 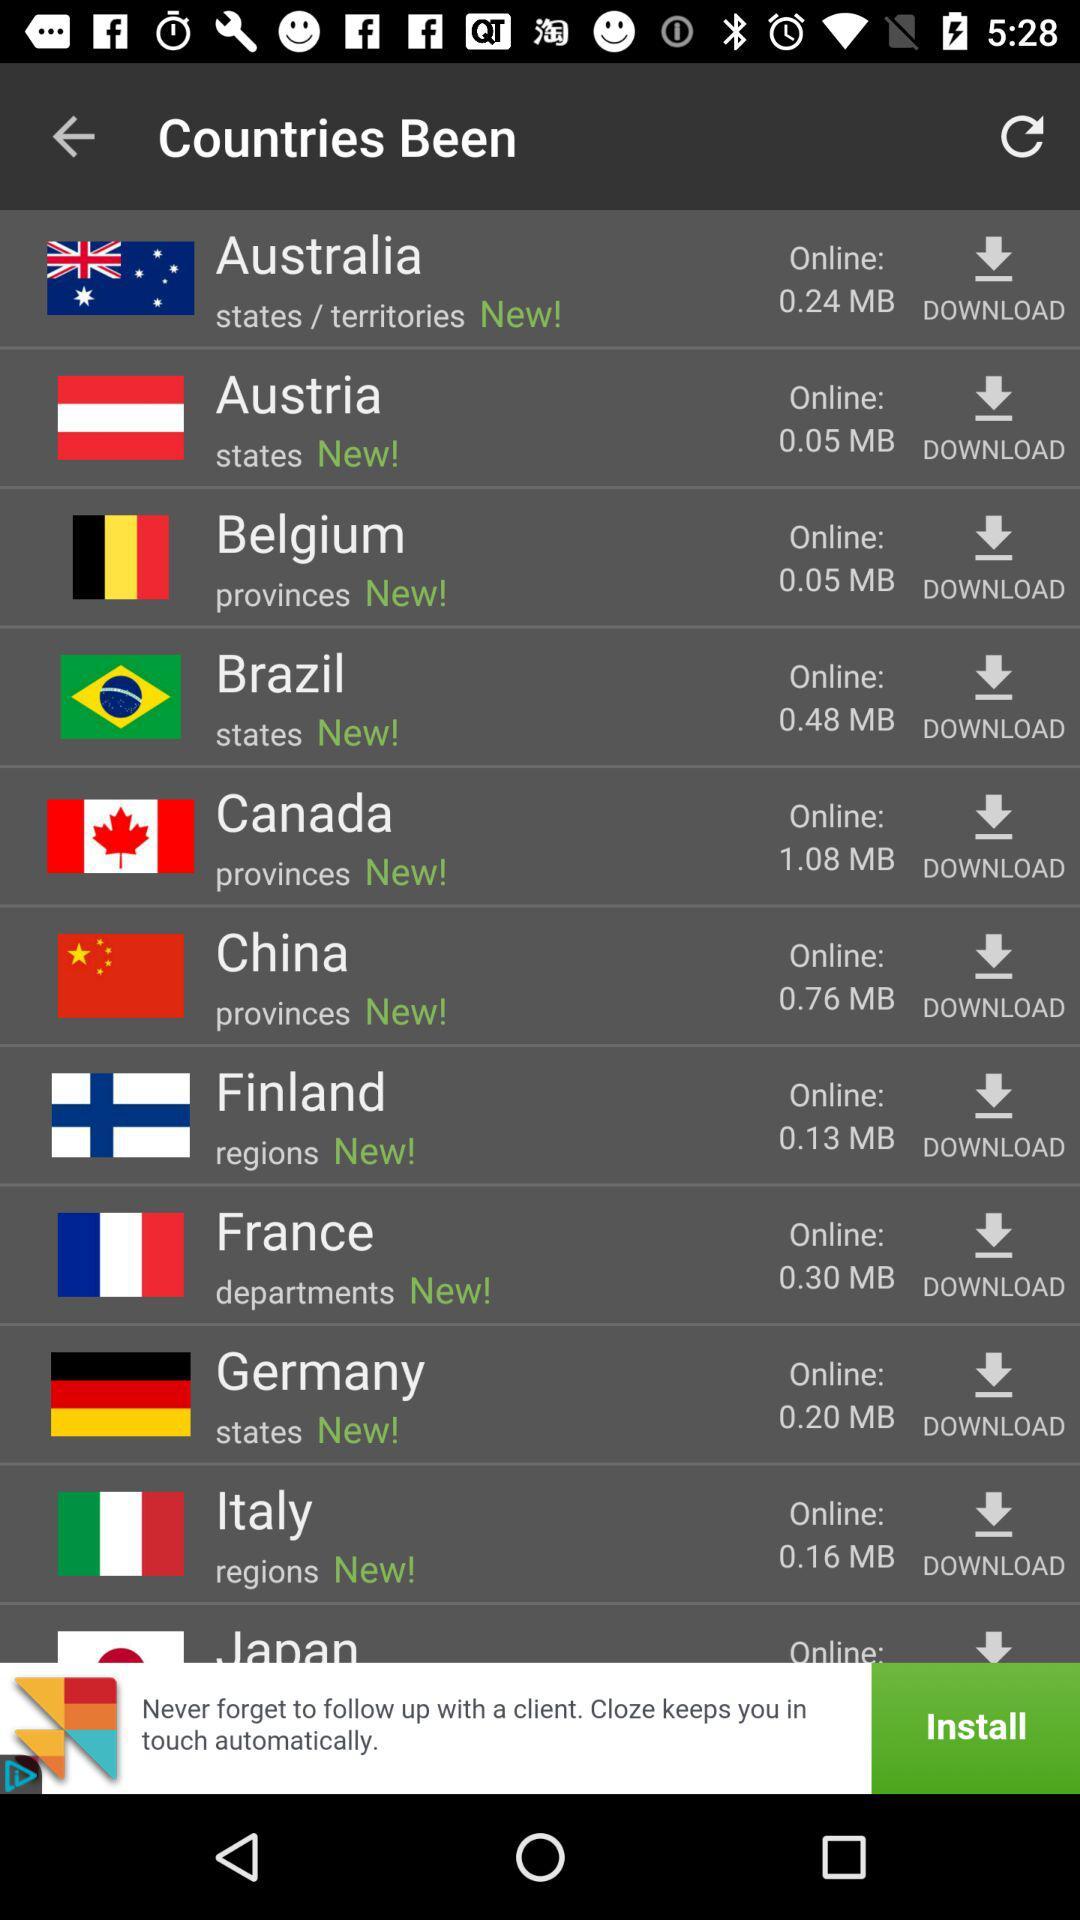 What do you see at coordinates (993, 1096) in the screenshot?
I see `download finland map` at bounding box center [993, 1096].